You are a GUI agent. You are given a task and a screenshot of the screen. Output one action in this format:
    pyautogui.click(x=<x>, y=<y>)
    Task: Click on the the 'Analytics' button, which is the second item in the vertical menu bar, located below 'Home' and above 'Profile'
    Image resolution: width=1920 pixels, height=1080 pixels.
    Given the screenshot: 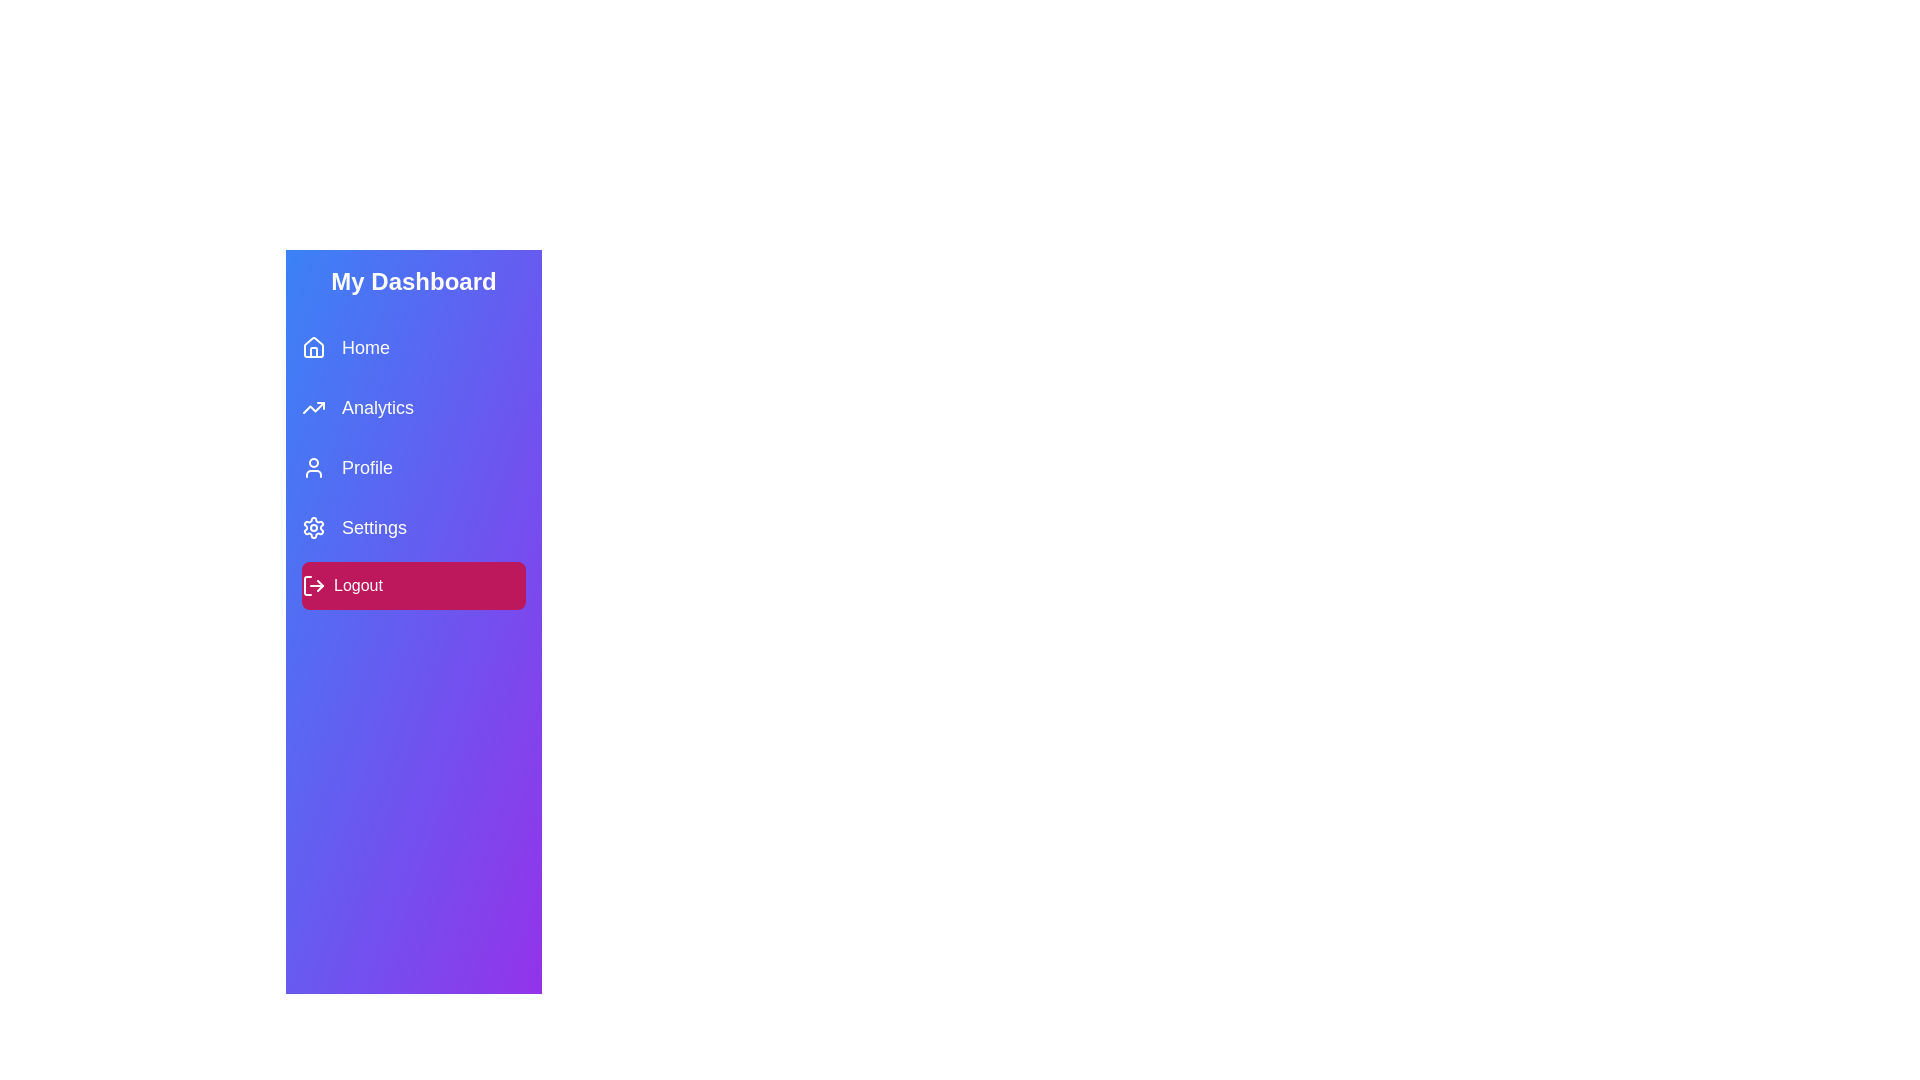 What is the action you would take?
    pyautogui.click(x=412, y=407)
    